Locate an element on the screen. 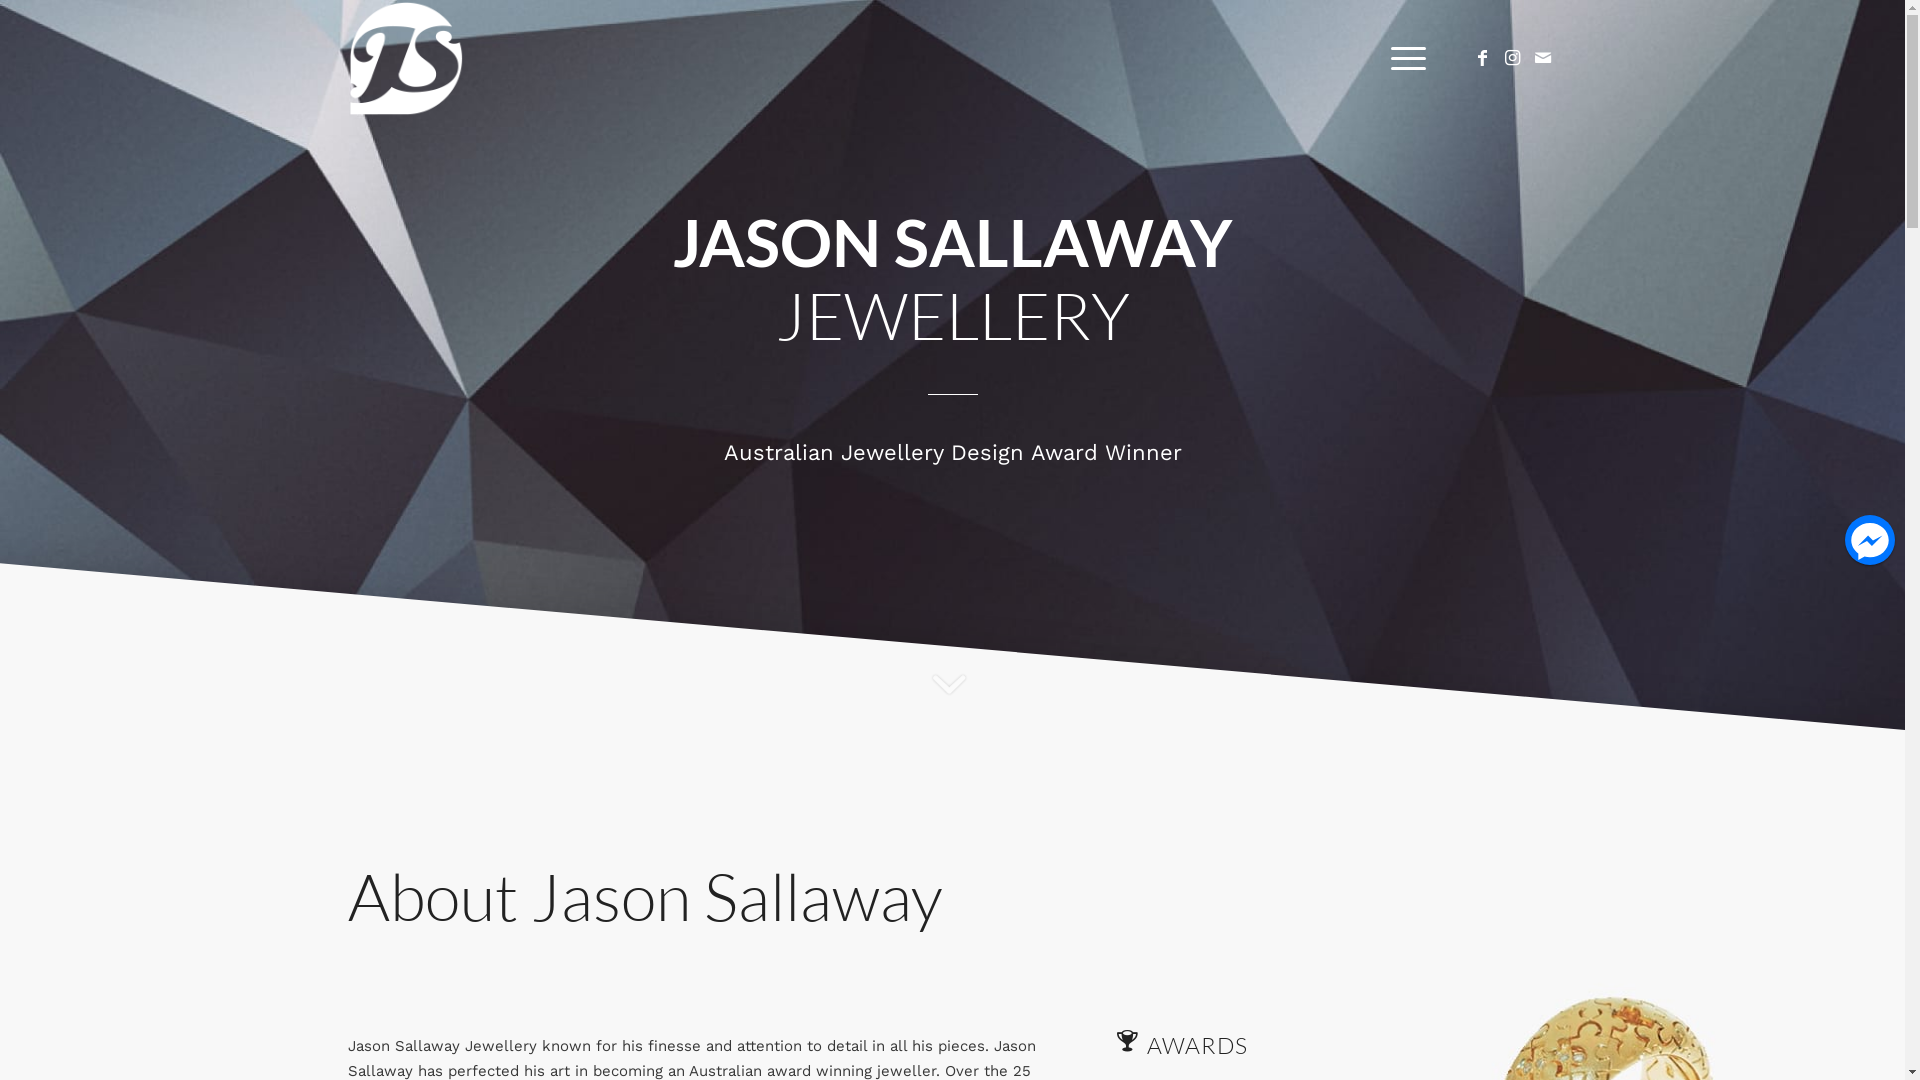 Image resolution: width=1920 pixels, height=1080 pixels. 'Mail' is located at coordinates (1541, 56).